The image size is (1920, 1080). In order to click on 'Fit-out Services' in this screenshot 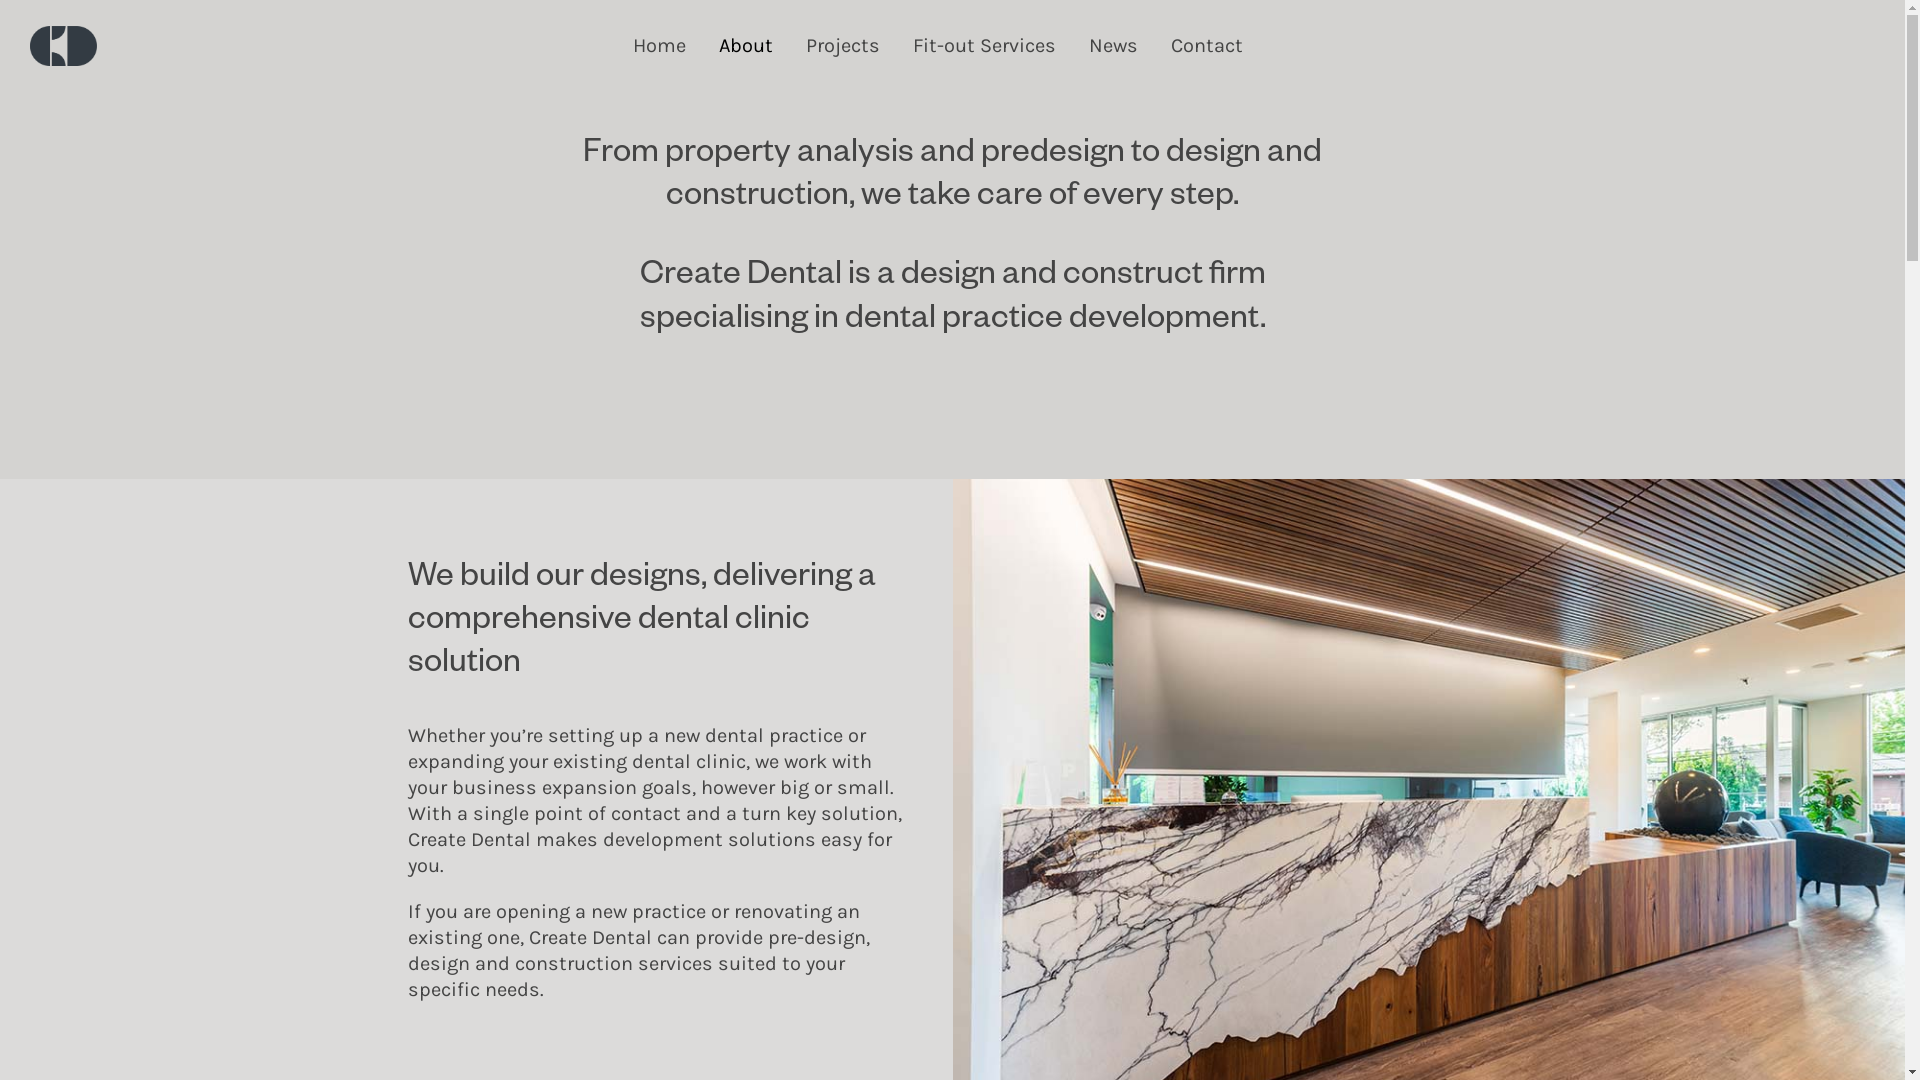, I will do `click(983, 45)`.